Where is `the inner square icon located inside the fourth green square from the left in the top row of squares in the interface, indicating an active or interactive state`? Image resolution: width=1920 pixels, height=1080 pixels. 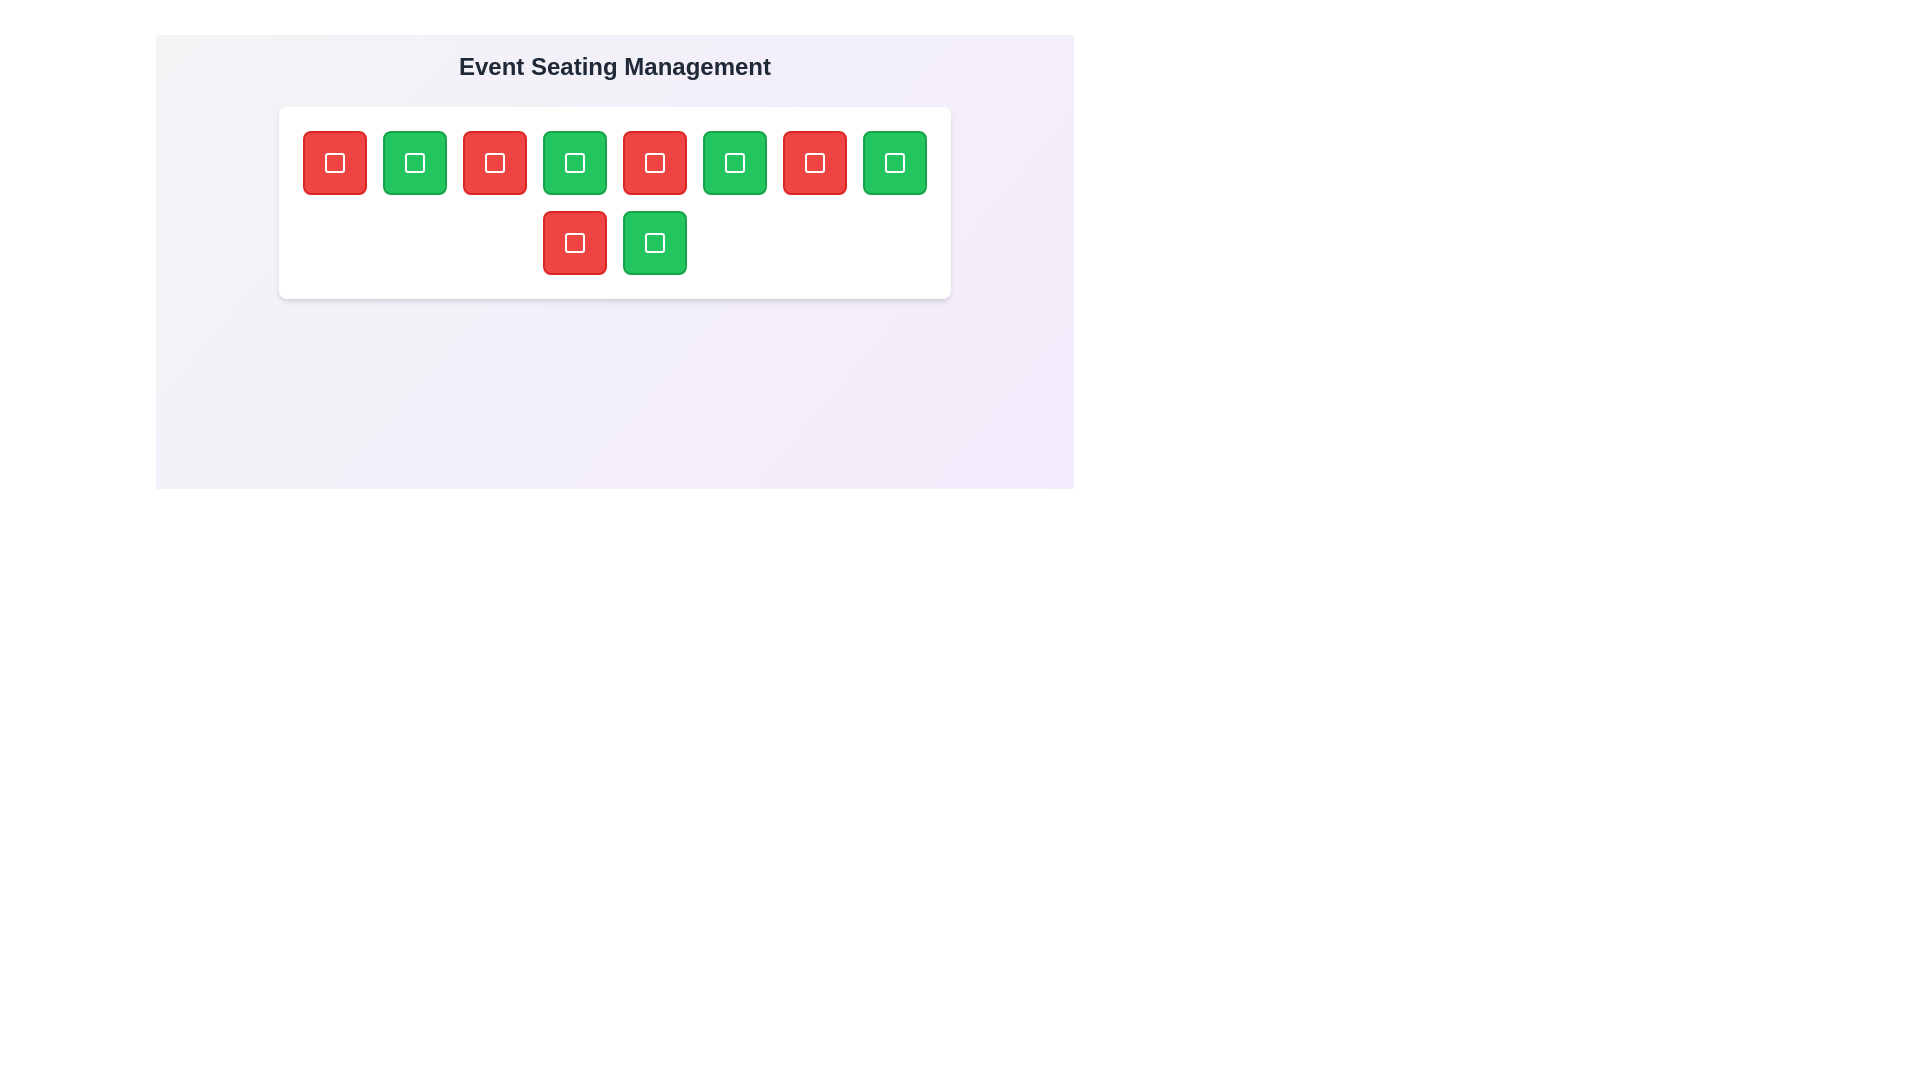 the inner square icon located inside the fourth green square from the left in the top row of squares in the interface, indicating an active or interactive state is located at coordinates (733, 161).